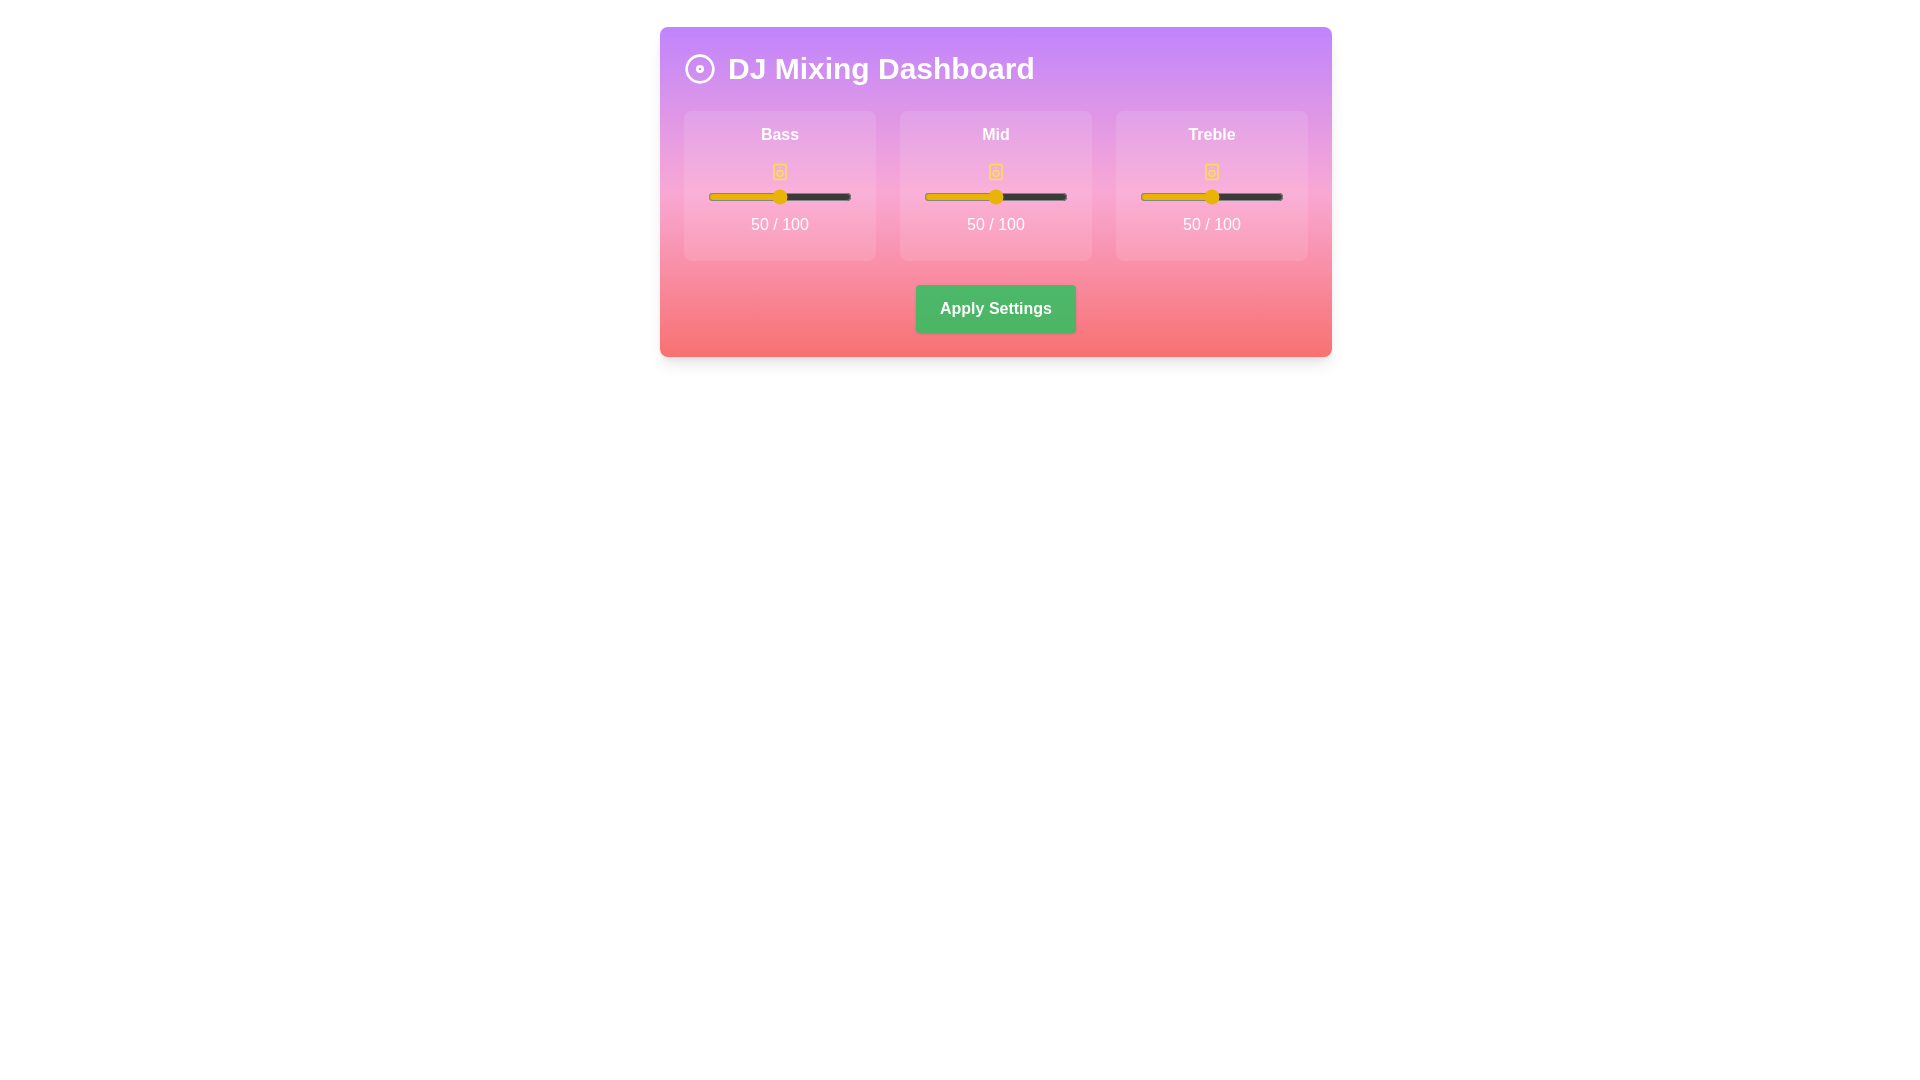  I want to click on the treble slider to 50 (0-100), so click(1210, 196).